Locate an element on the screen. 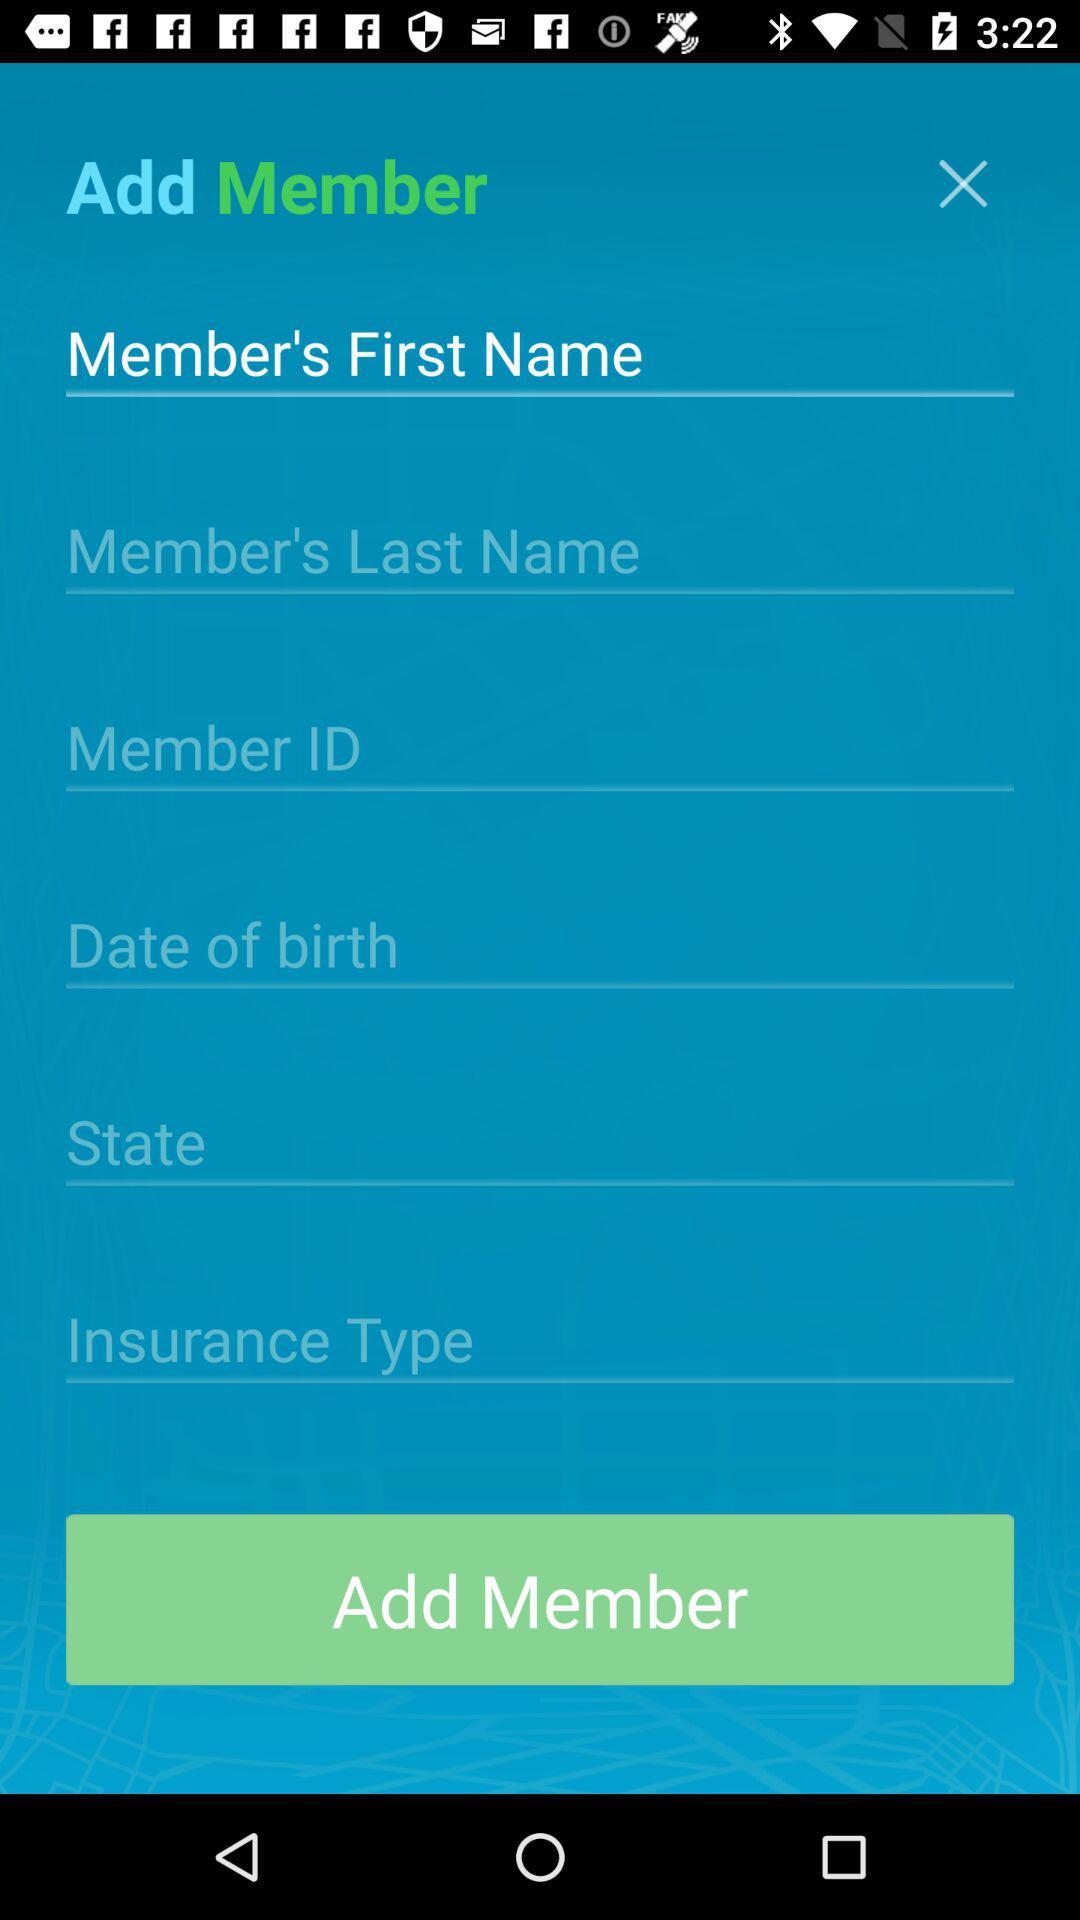 This screenshot has width=1080, height=1920. the member id is located at coordinates (540, 744).